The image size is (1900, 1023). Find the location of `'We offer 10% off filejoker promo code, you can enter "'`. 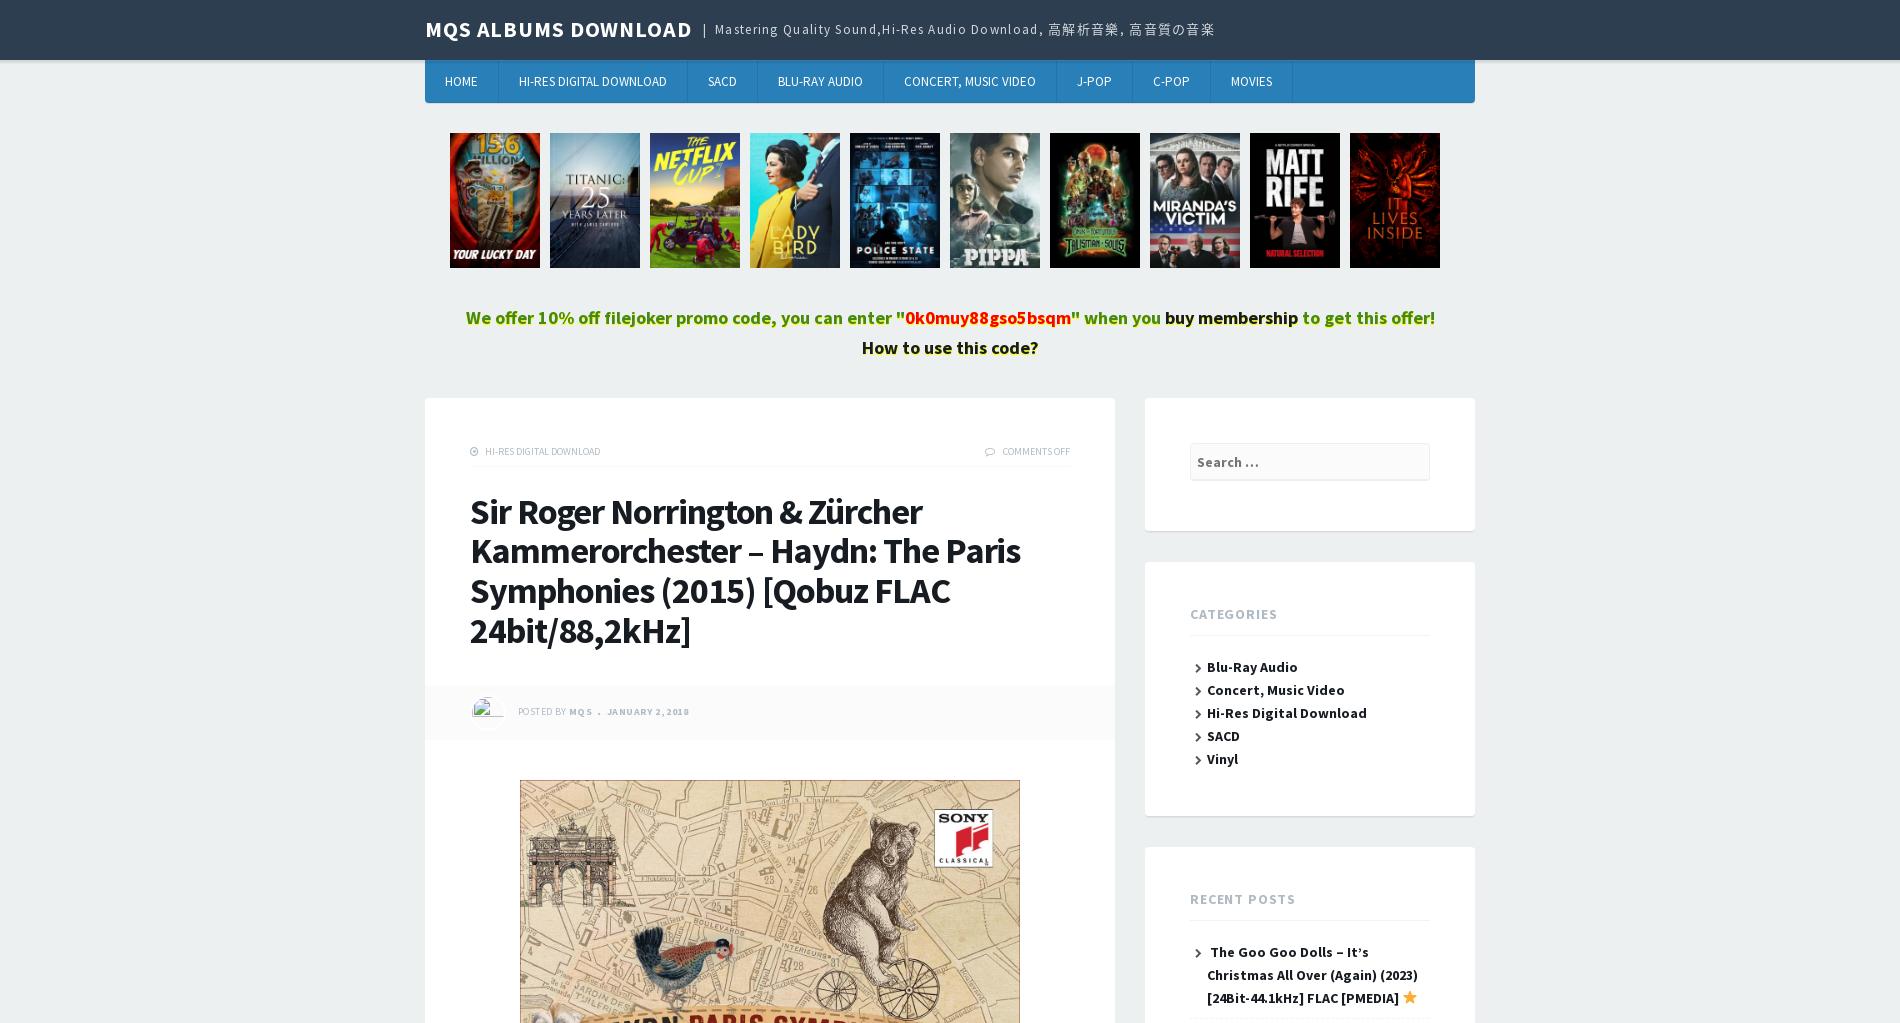

'We offer 10% off filejoker promo code, you can enter "' is located at coordinates (684, 317).